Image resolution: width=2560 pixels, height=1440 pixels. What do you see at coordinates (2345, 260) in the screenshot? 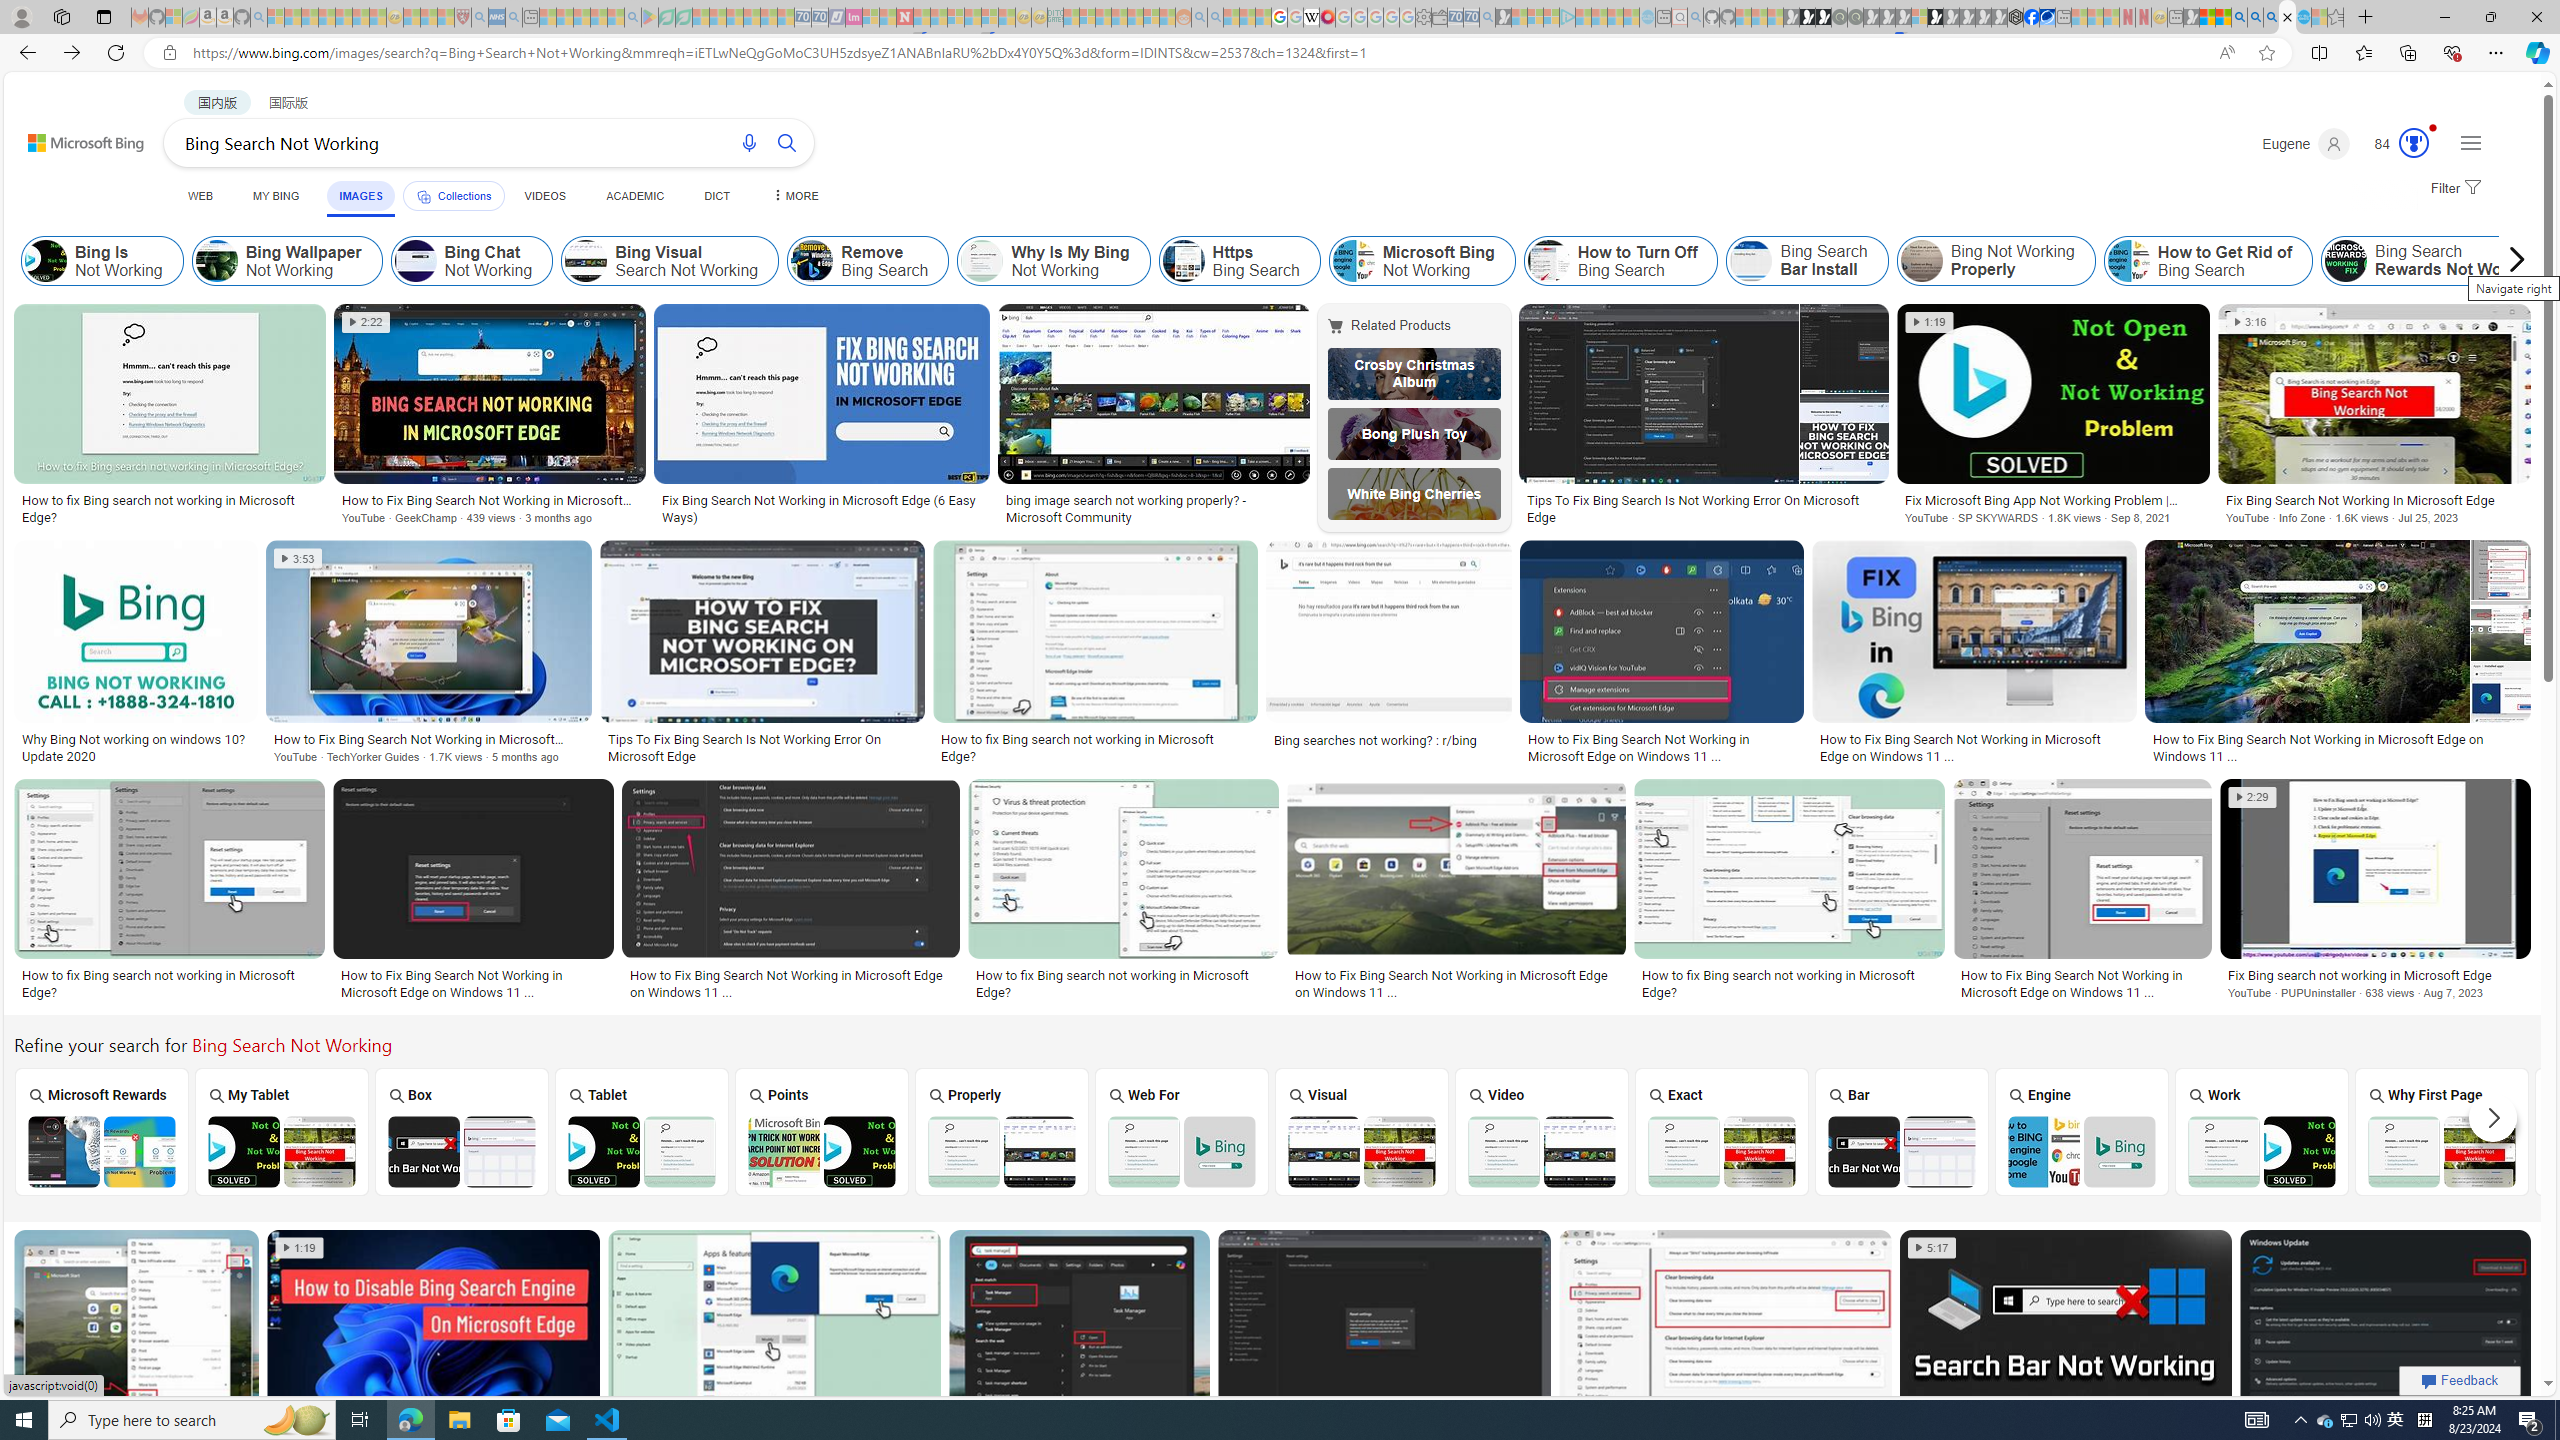
I see `'Bing Search Rewards Not Working'` at bounding box center [2345, 260].